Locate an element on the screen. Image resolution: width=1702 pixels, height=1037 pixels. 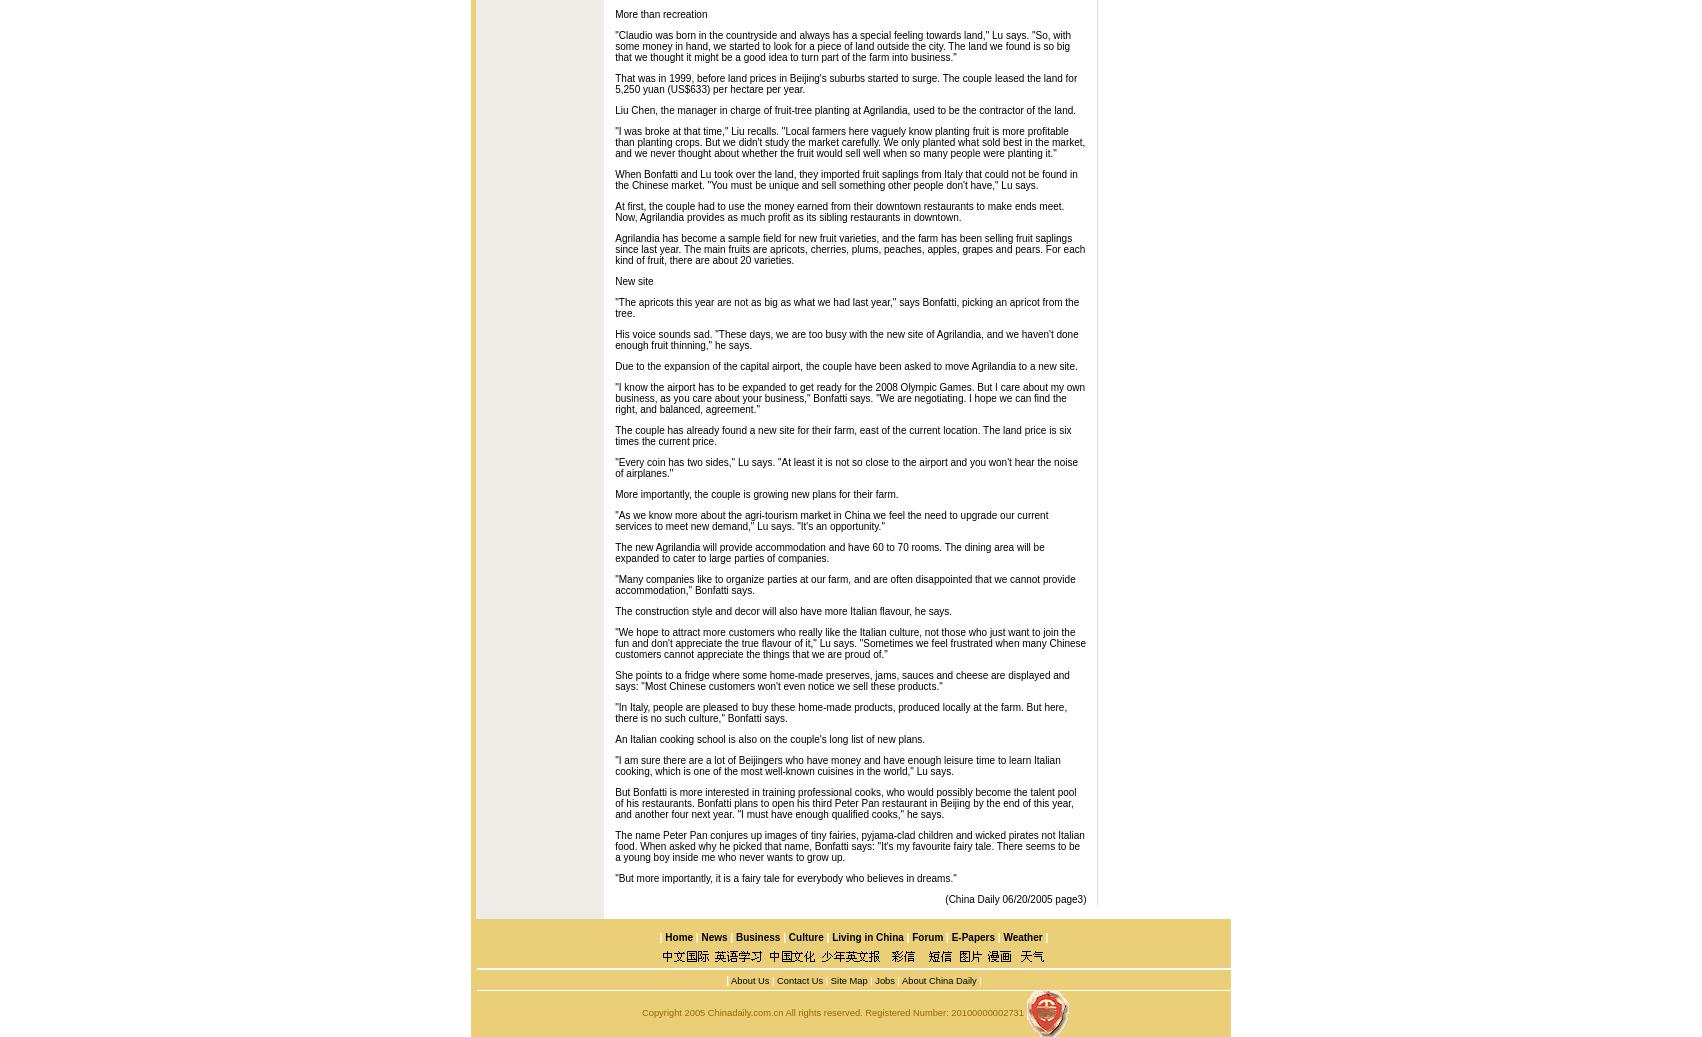
'She points to a fridge where some home-made preserves, jams, sauces and cheese are displayed and says: "Most Chinese customers won't even notice we sell these products."' is located at coordinates (840, 680).